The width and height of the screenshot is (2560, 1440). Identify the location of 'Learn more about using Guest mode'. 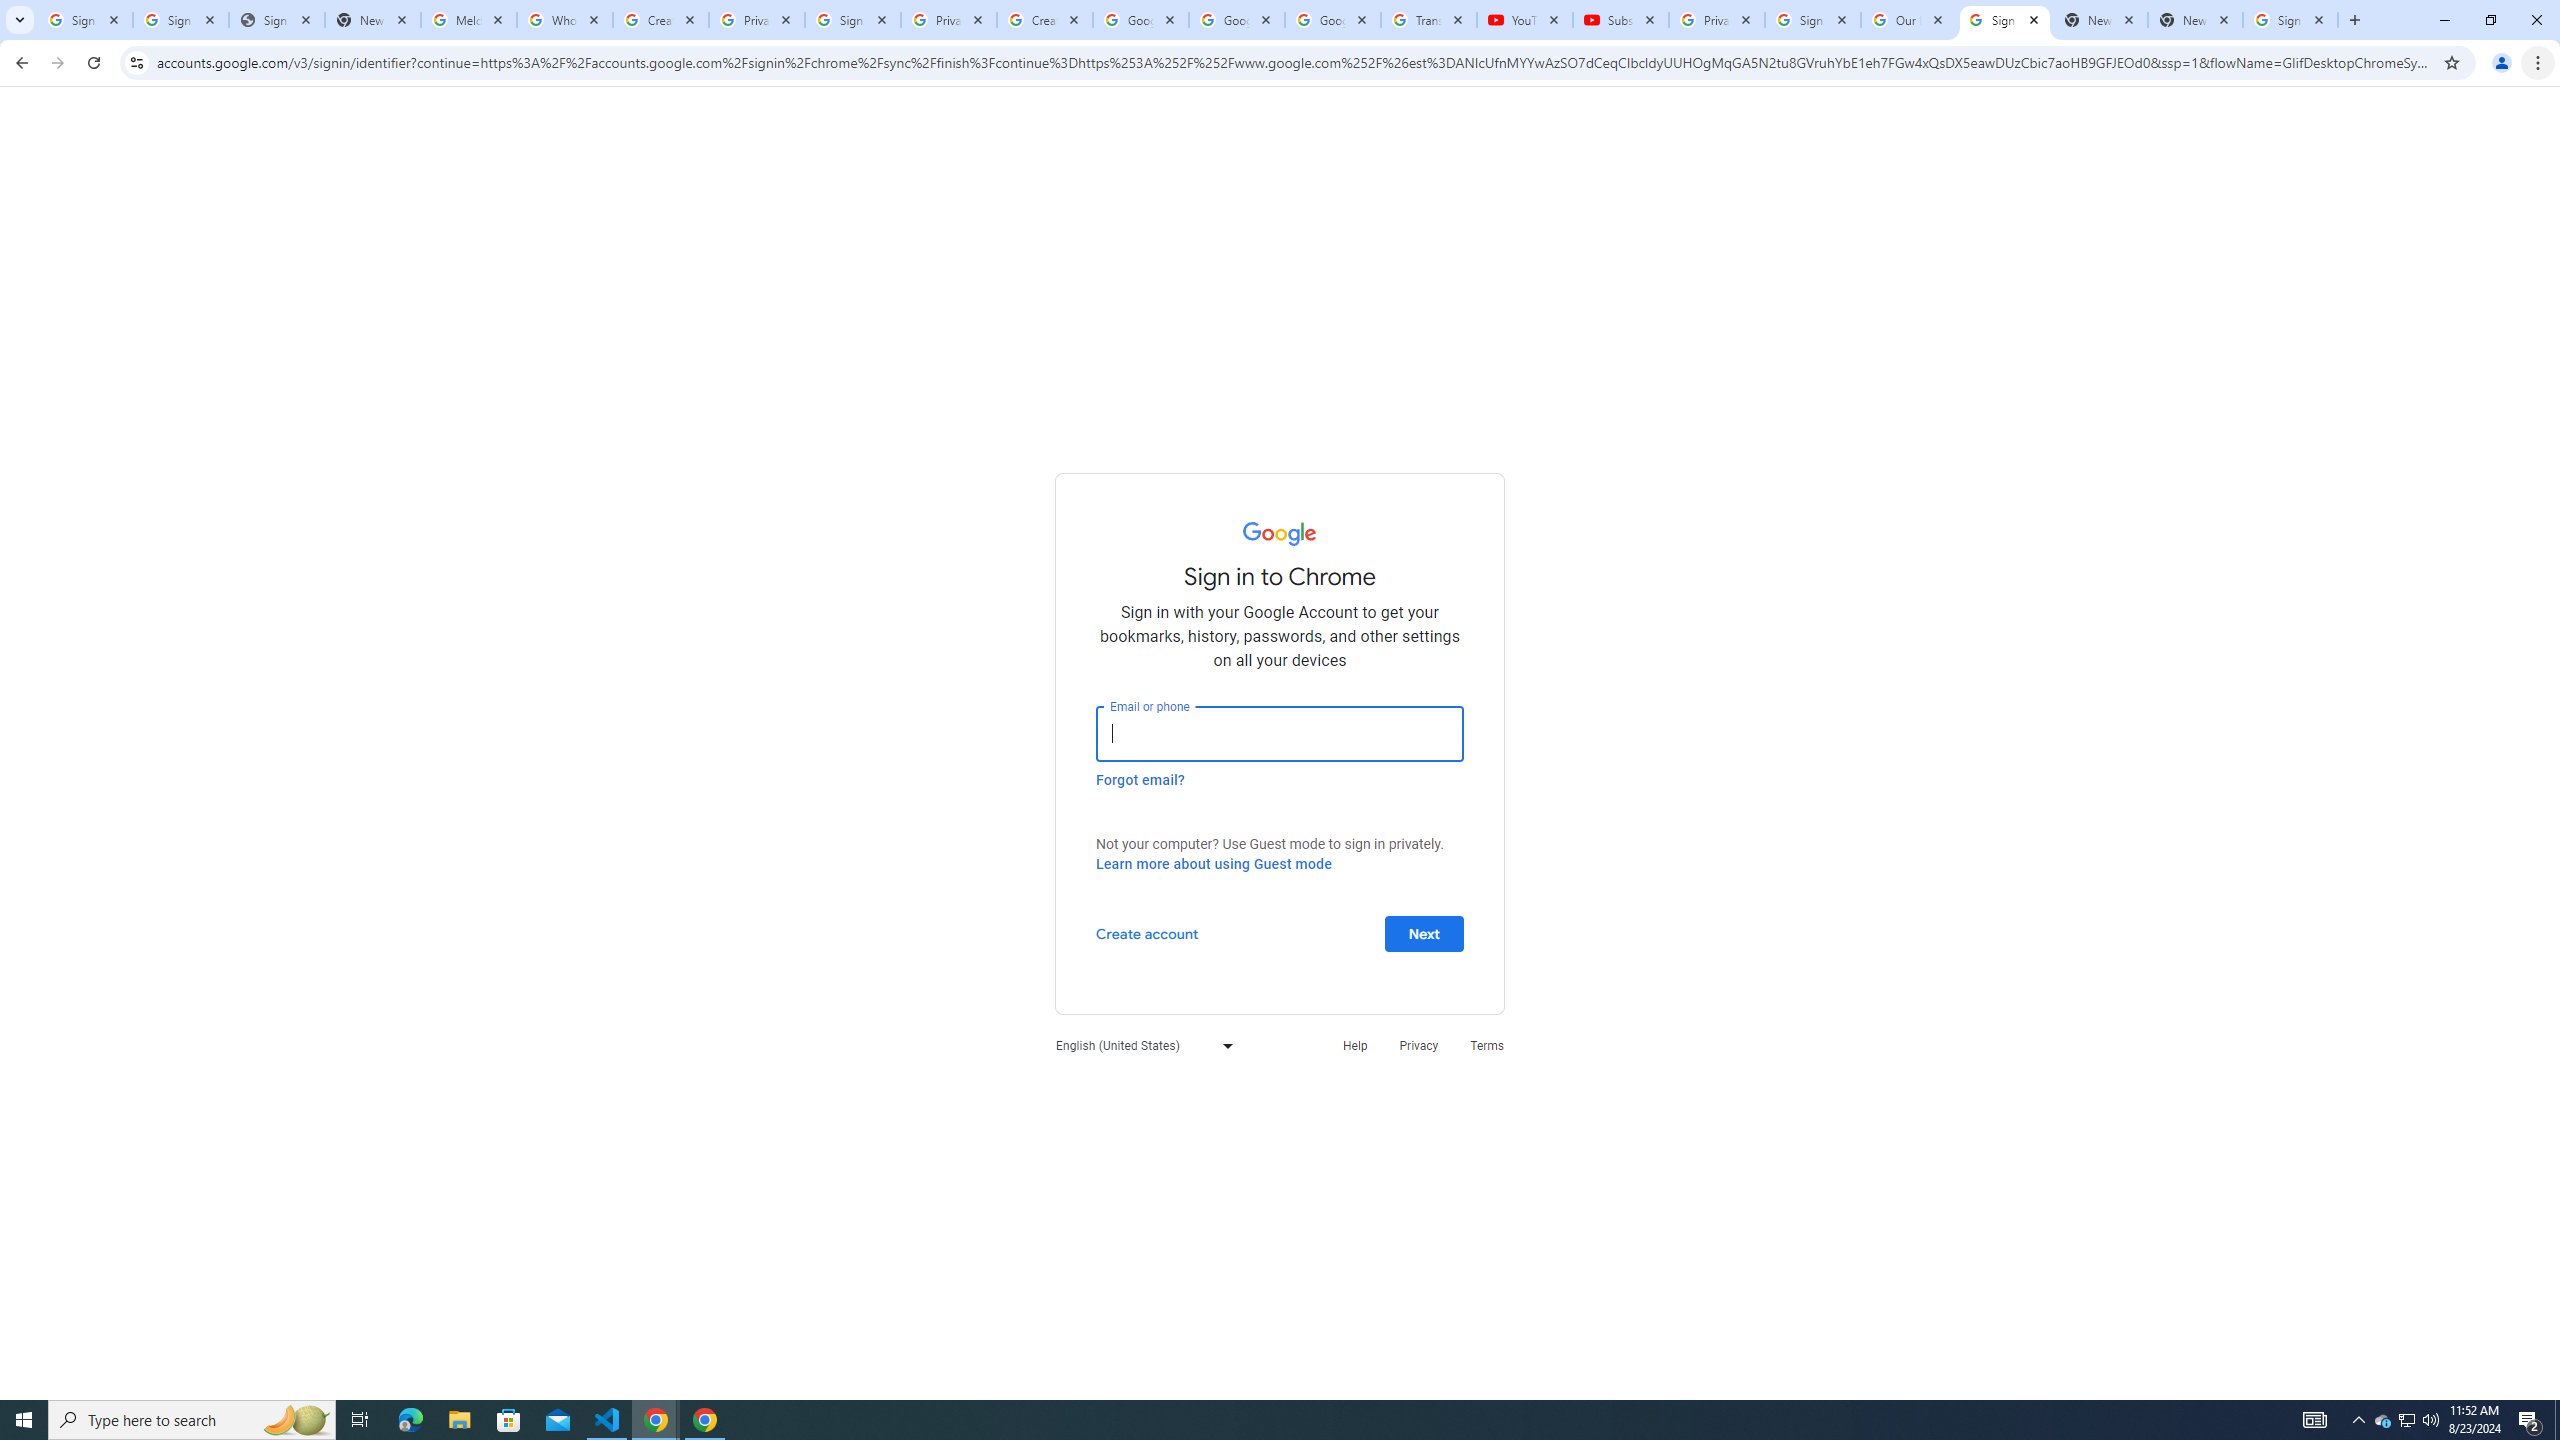
(1212, 863).